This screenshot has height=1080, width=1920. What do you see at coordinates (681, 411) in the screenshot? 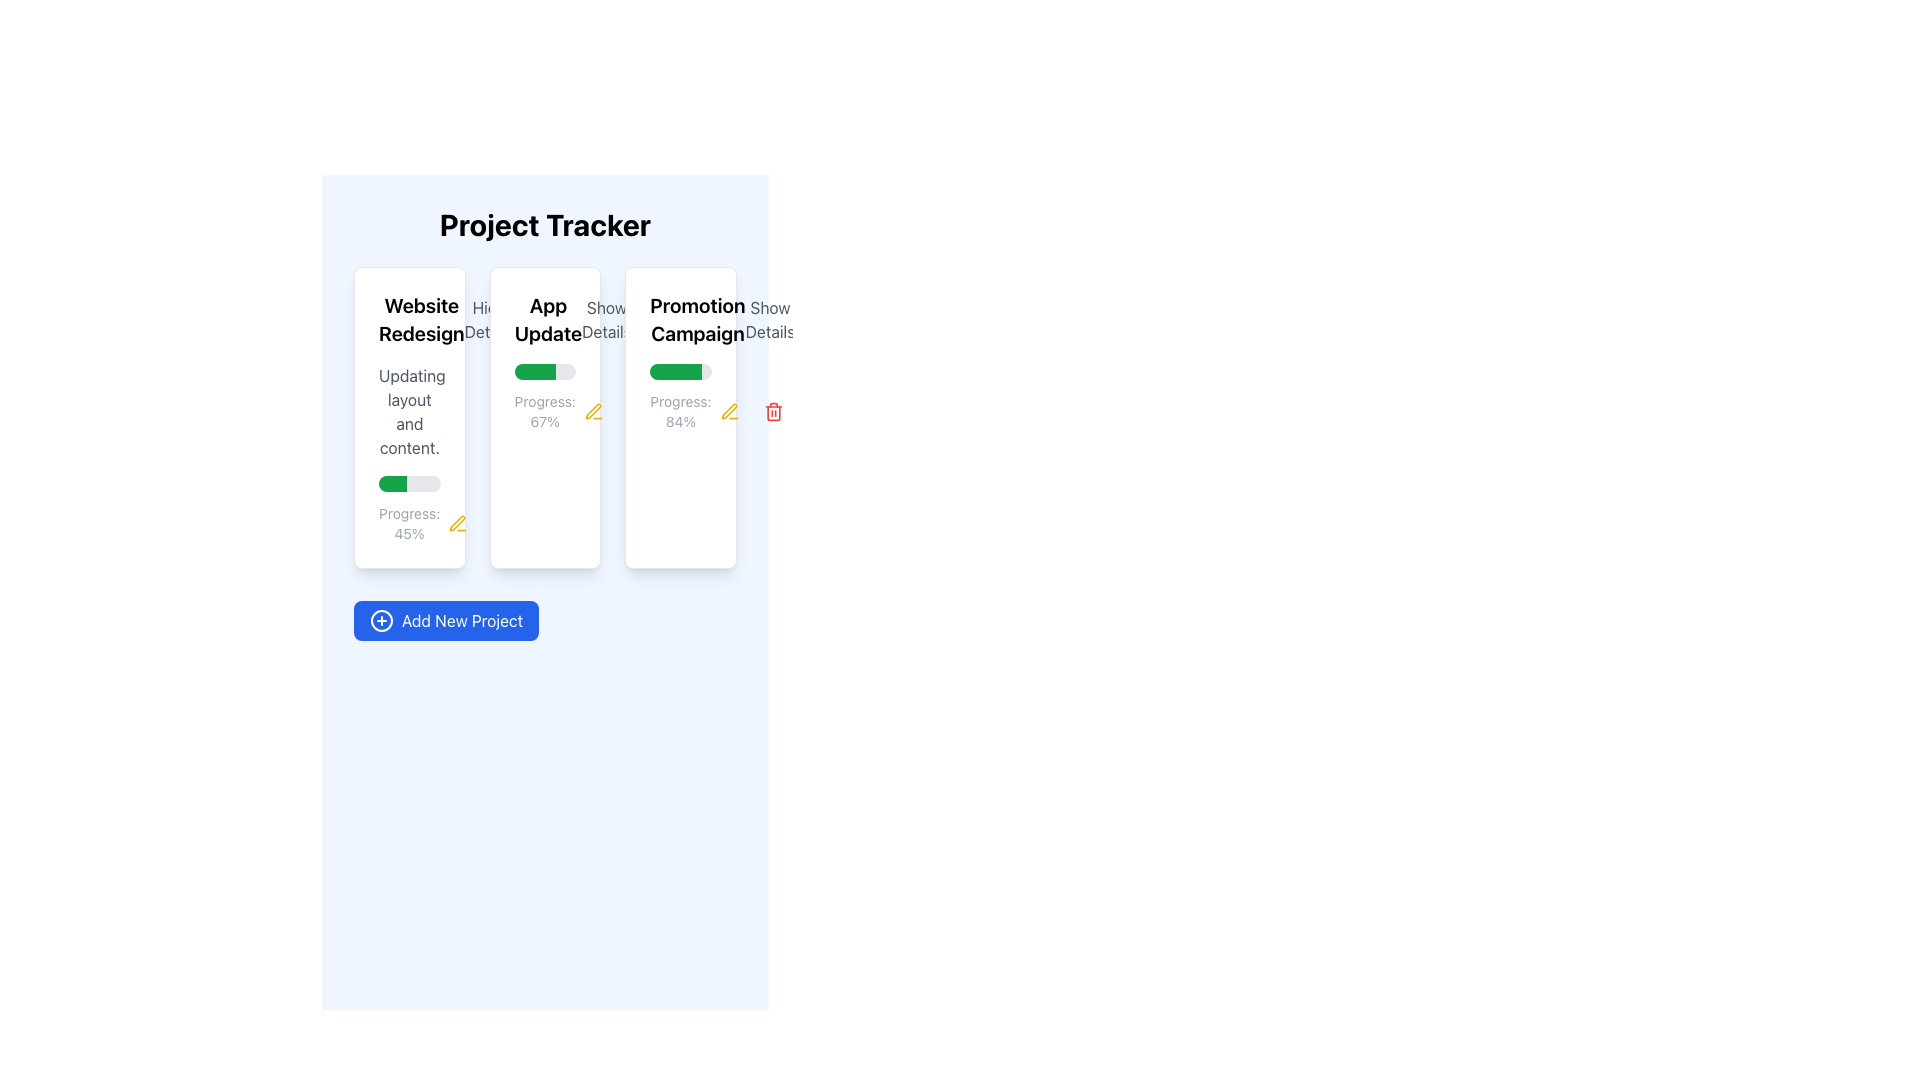
I see `the Text label displaying the progress percentage for the associated task or campaign located below the progress bar in the 'Promotion Campaign' card` at bounding box center [681, 411].